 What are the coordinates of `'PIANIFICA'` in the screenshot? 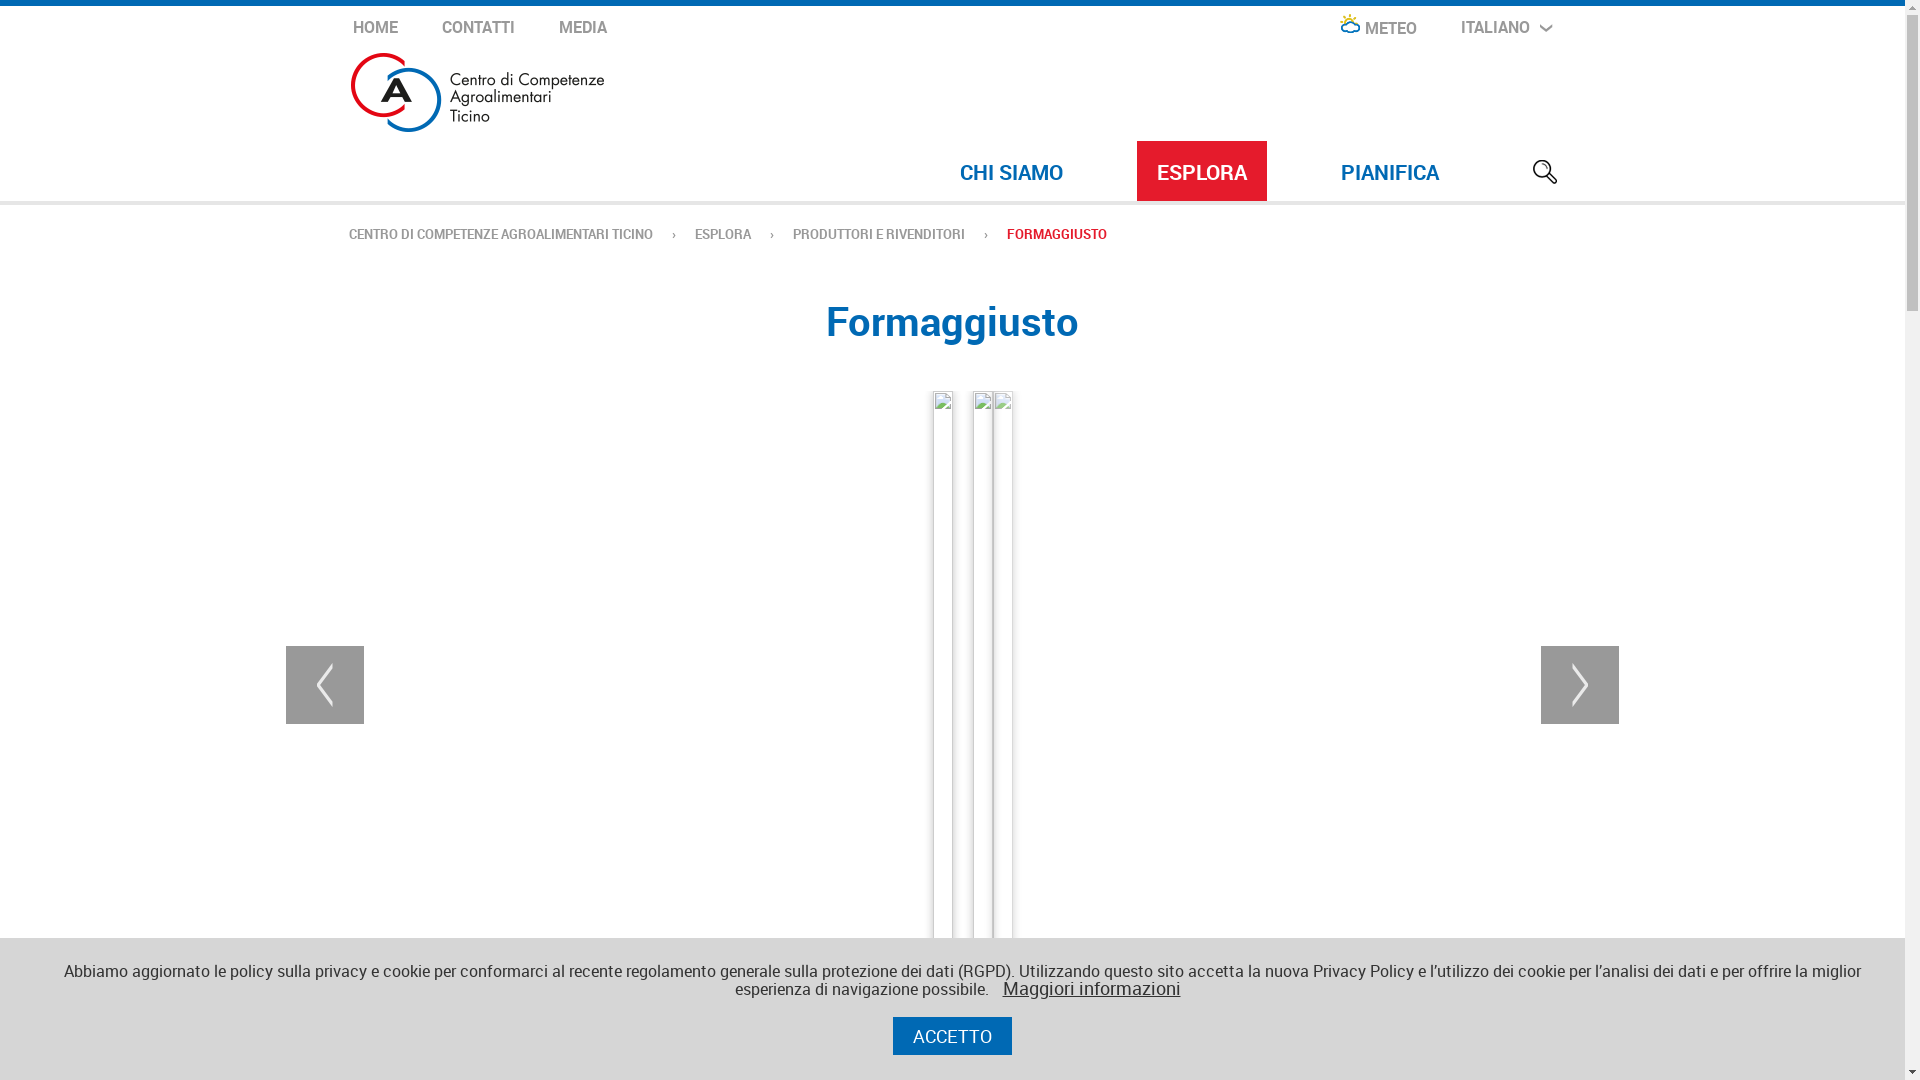 It's located at (1387, 171).